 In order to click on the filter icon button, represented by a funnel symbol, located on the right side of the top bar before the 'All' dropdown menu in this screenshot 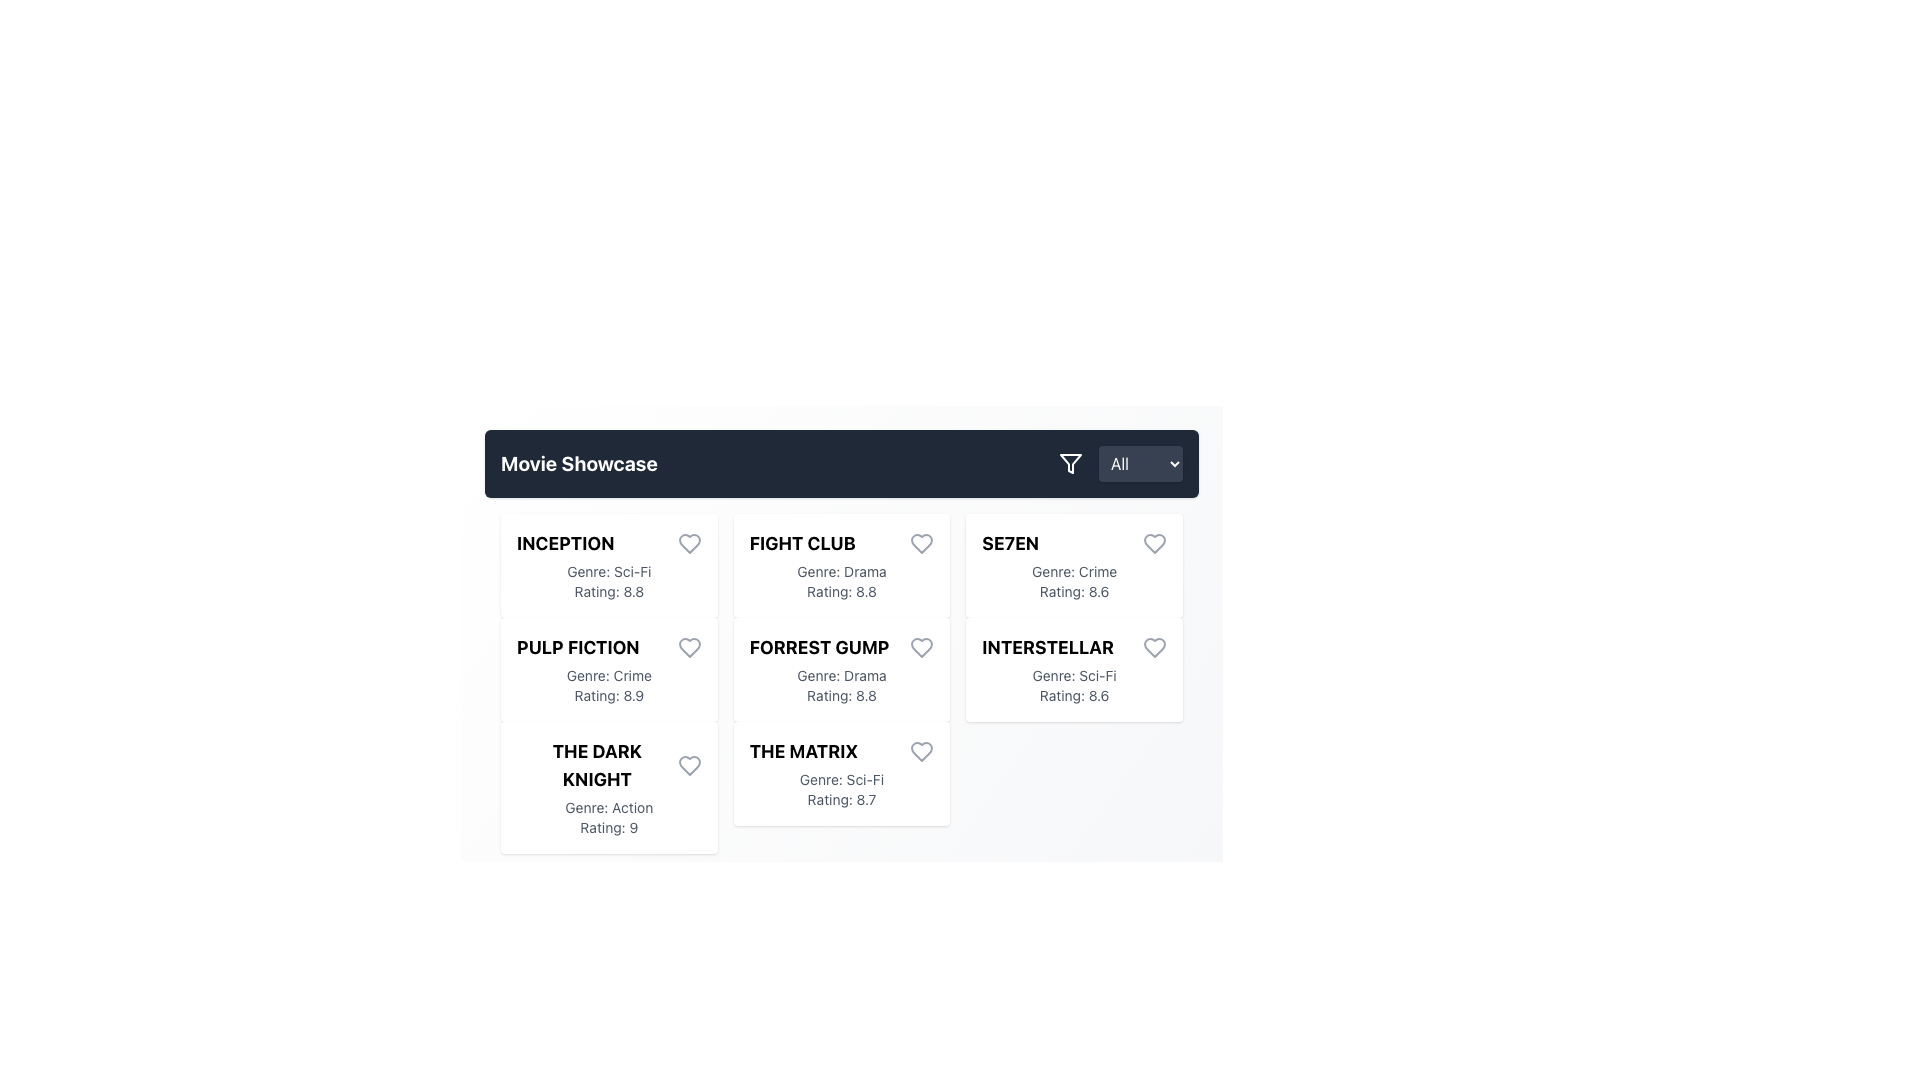, I will do `click(1069, 463)`.